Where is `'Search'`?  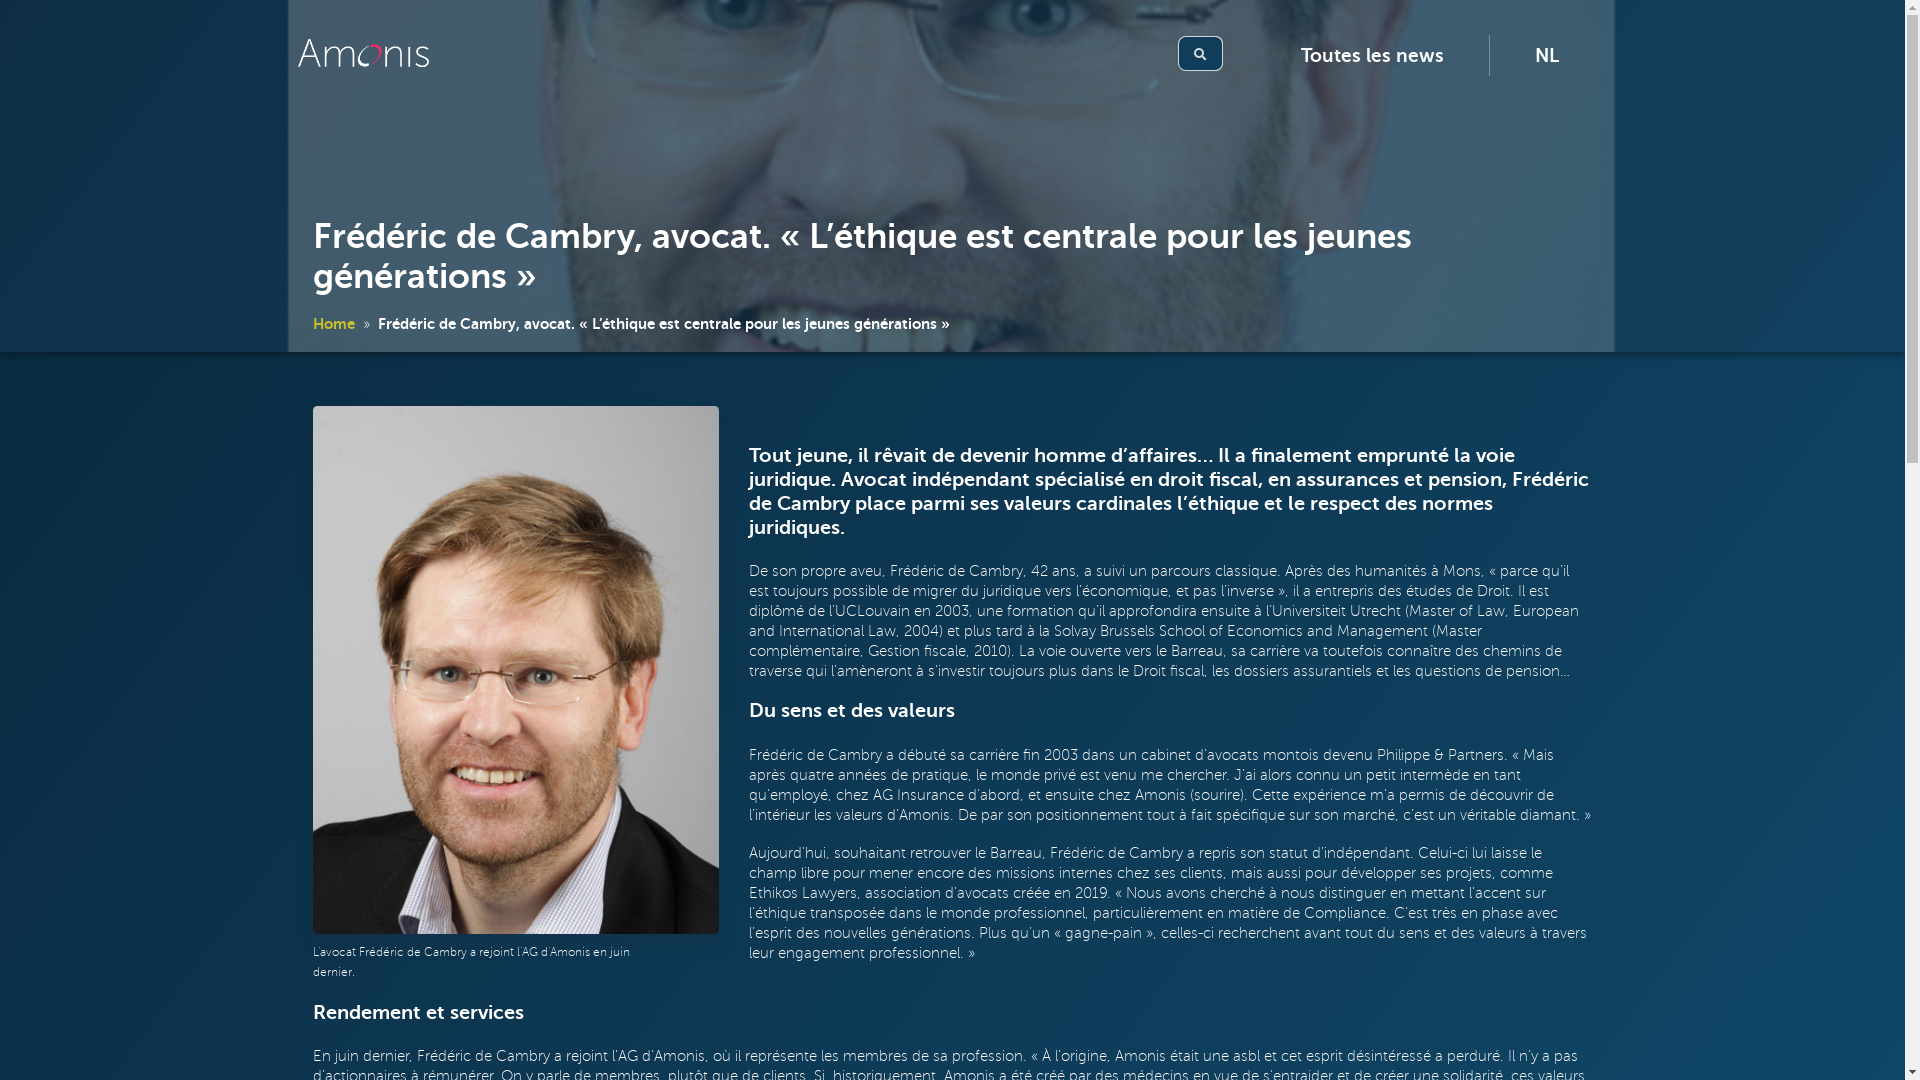 'Search' is located at coordinates (1177, 52).